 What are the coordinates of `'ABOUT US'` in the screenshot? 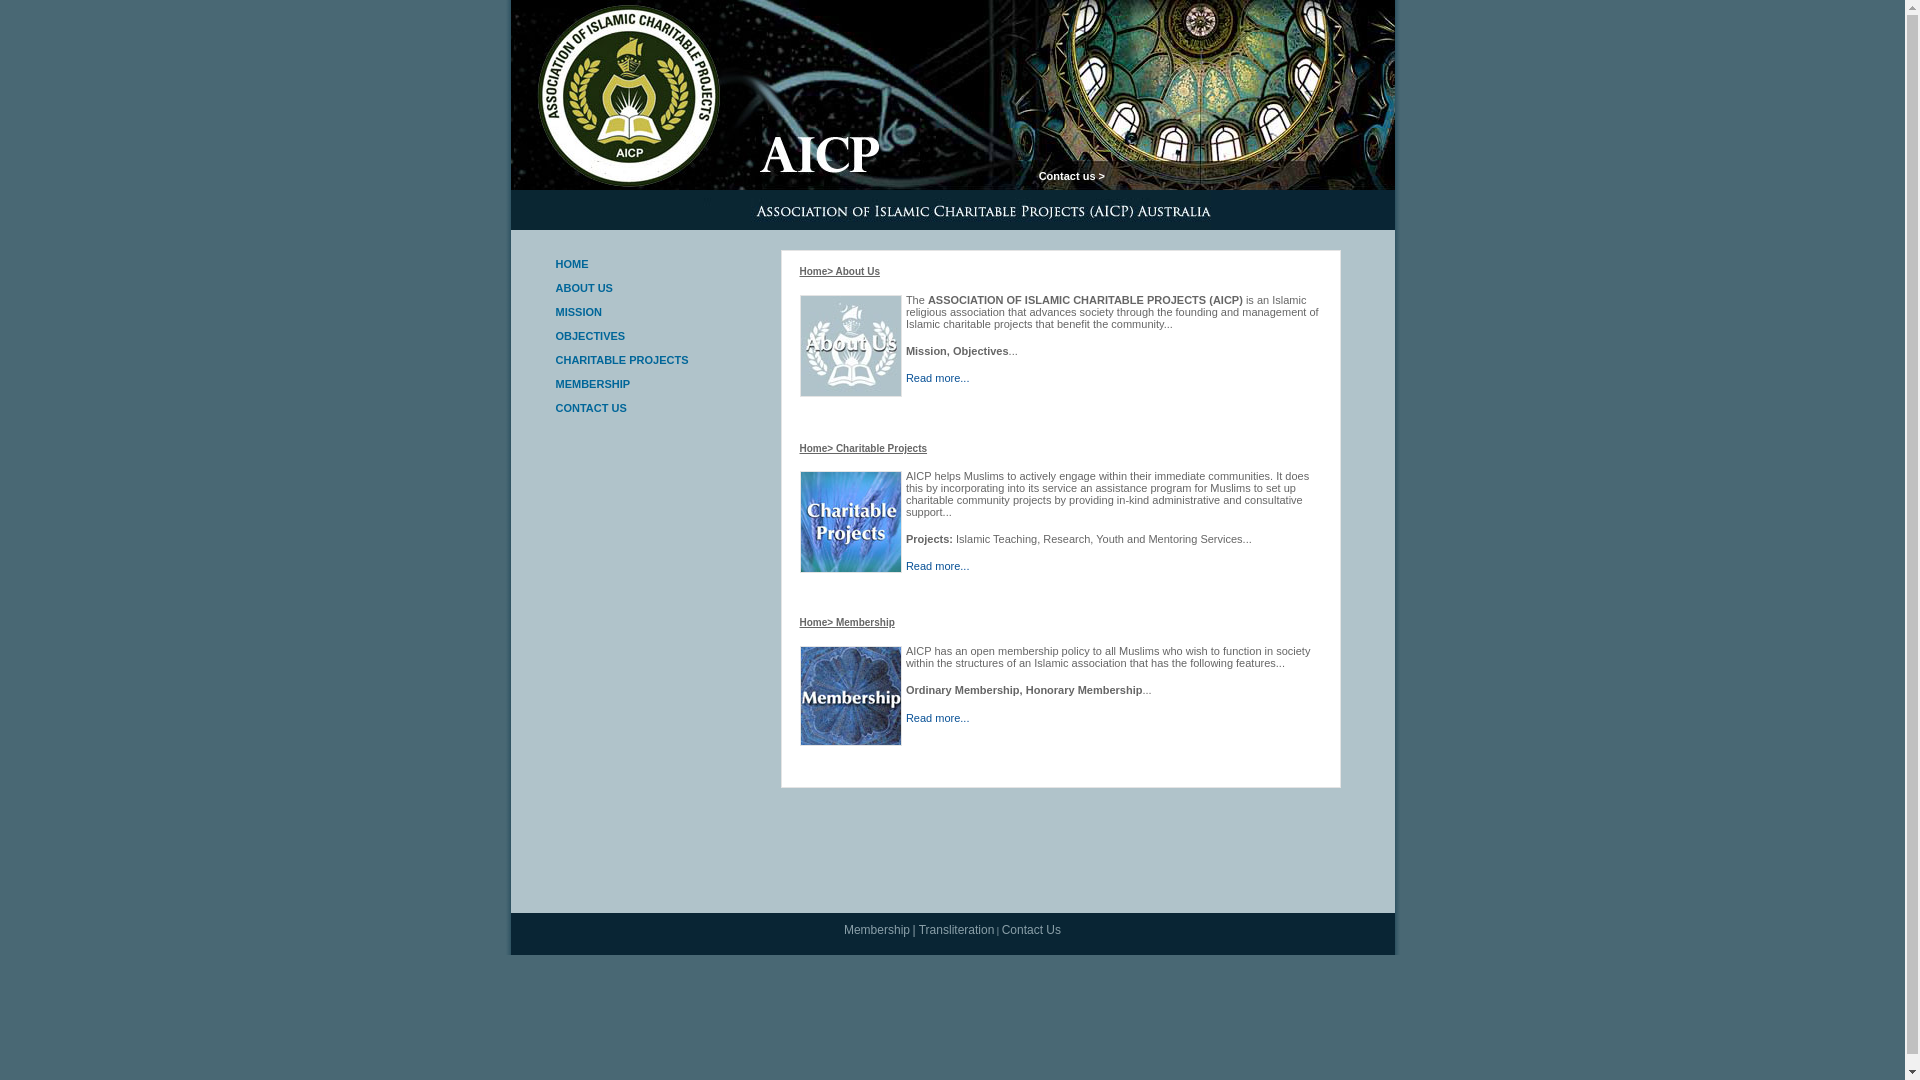 It's located at (556, 288).